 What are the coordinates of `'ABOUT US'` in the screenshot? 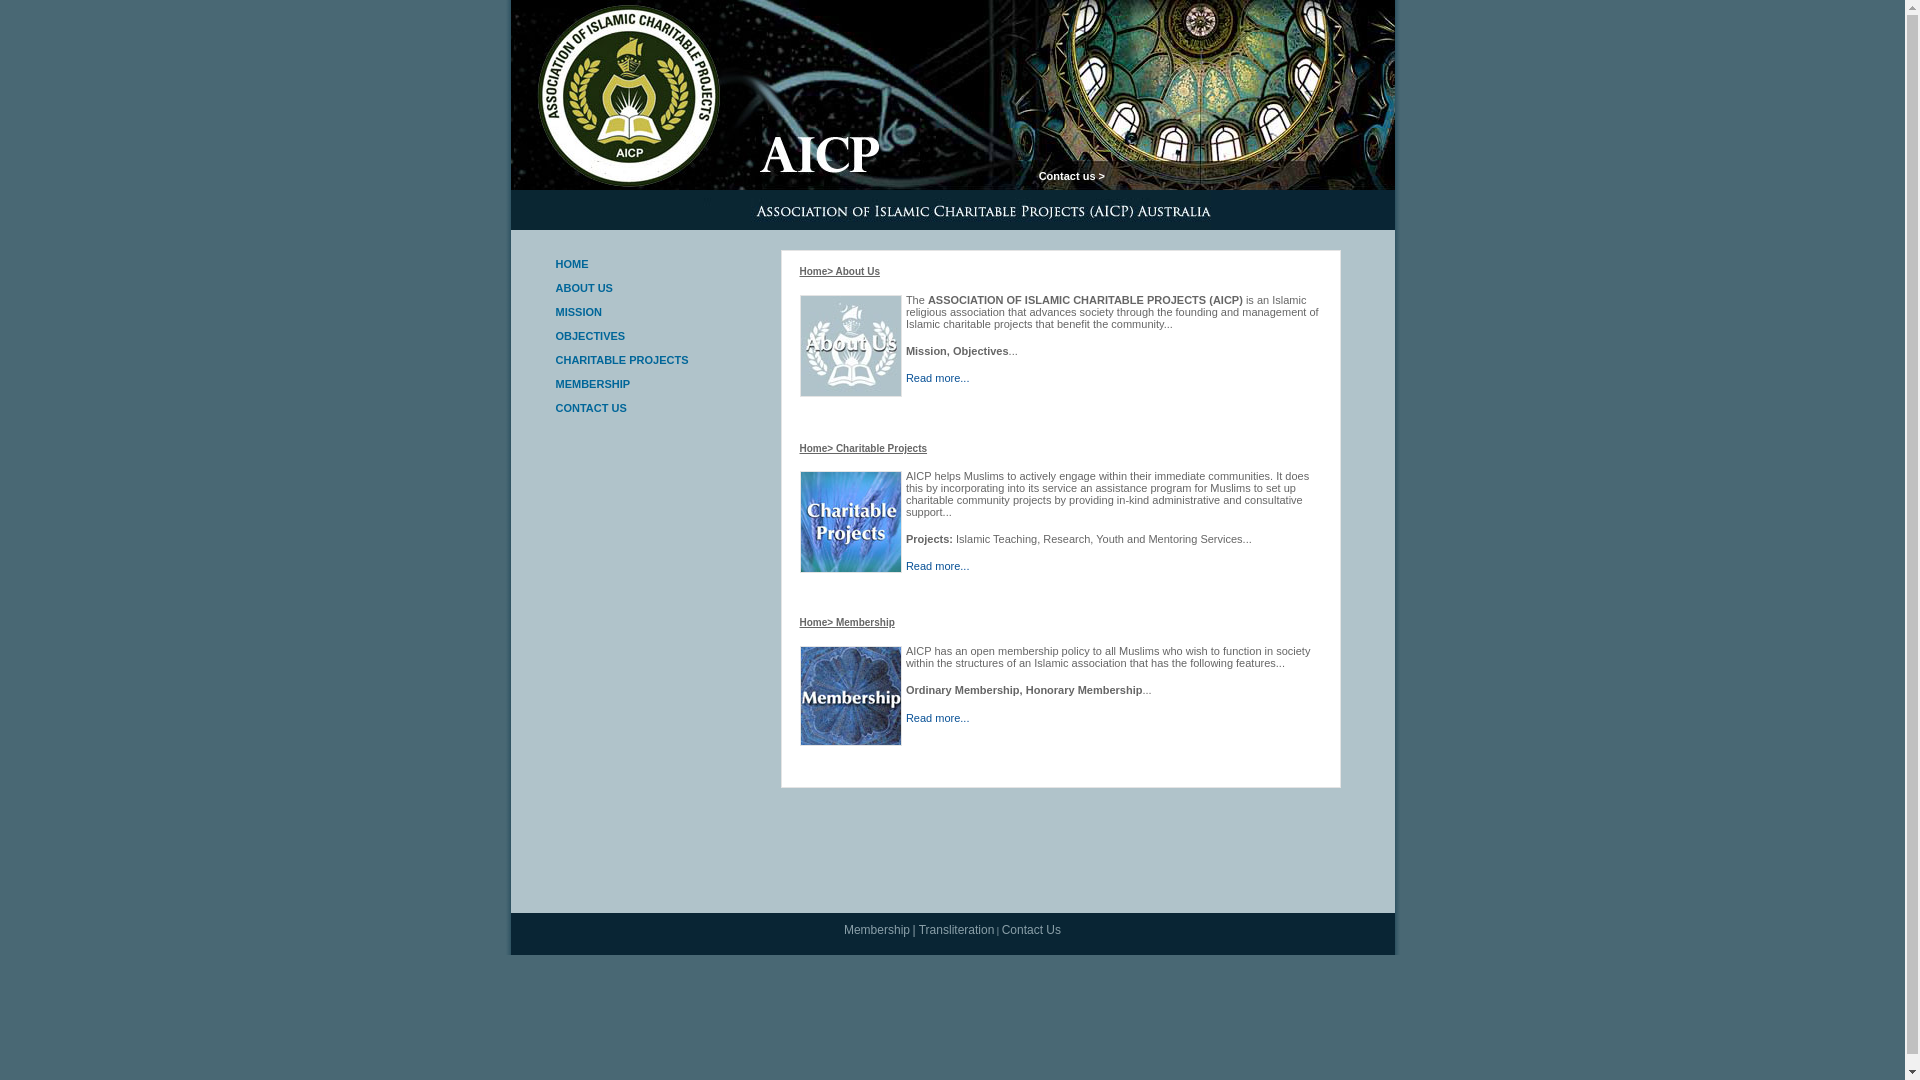 It's located at (556, 288).